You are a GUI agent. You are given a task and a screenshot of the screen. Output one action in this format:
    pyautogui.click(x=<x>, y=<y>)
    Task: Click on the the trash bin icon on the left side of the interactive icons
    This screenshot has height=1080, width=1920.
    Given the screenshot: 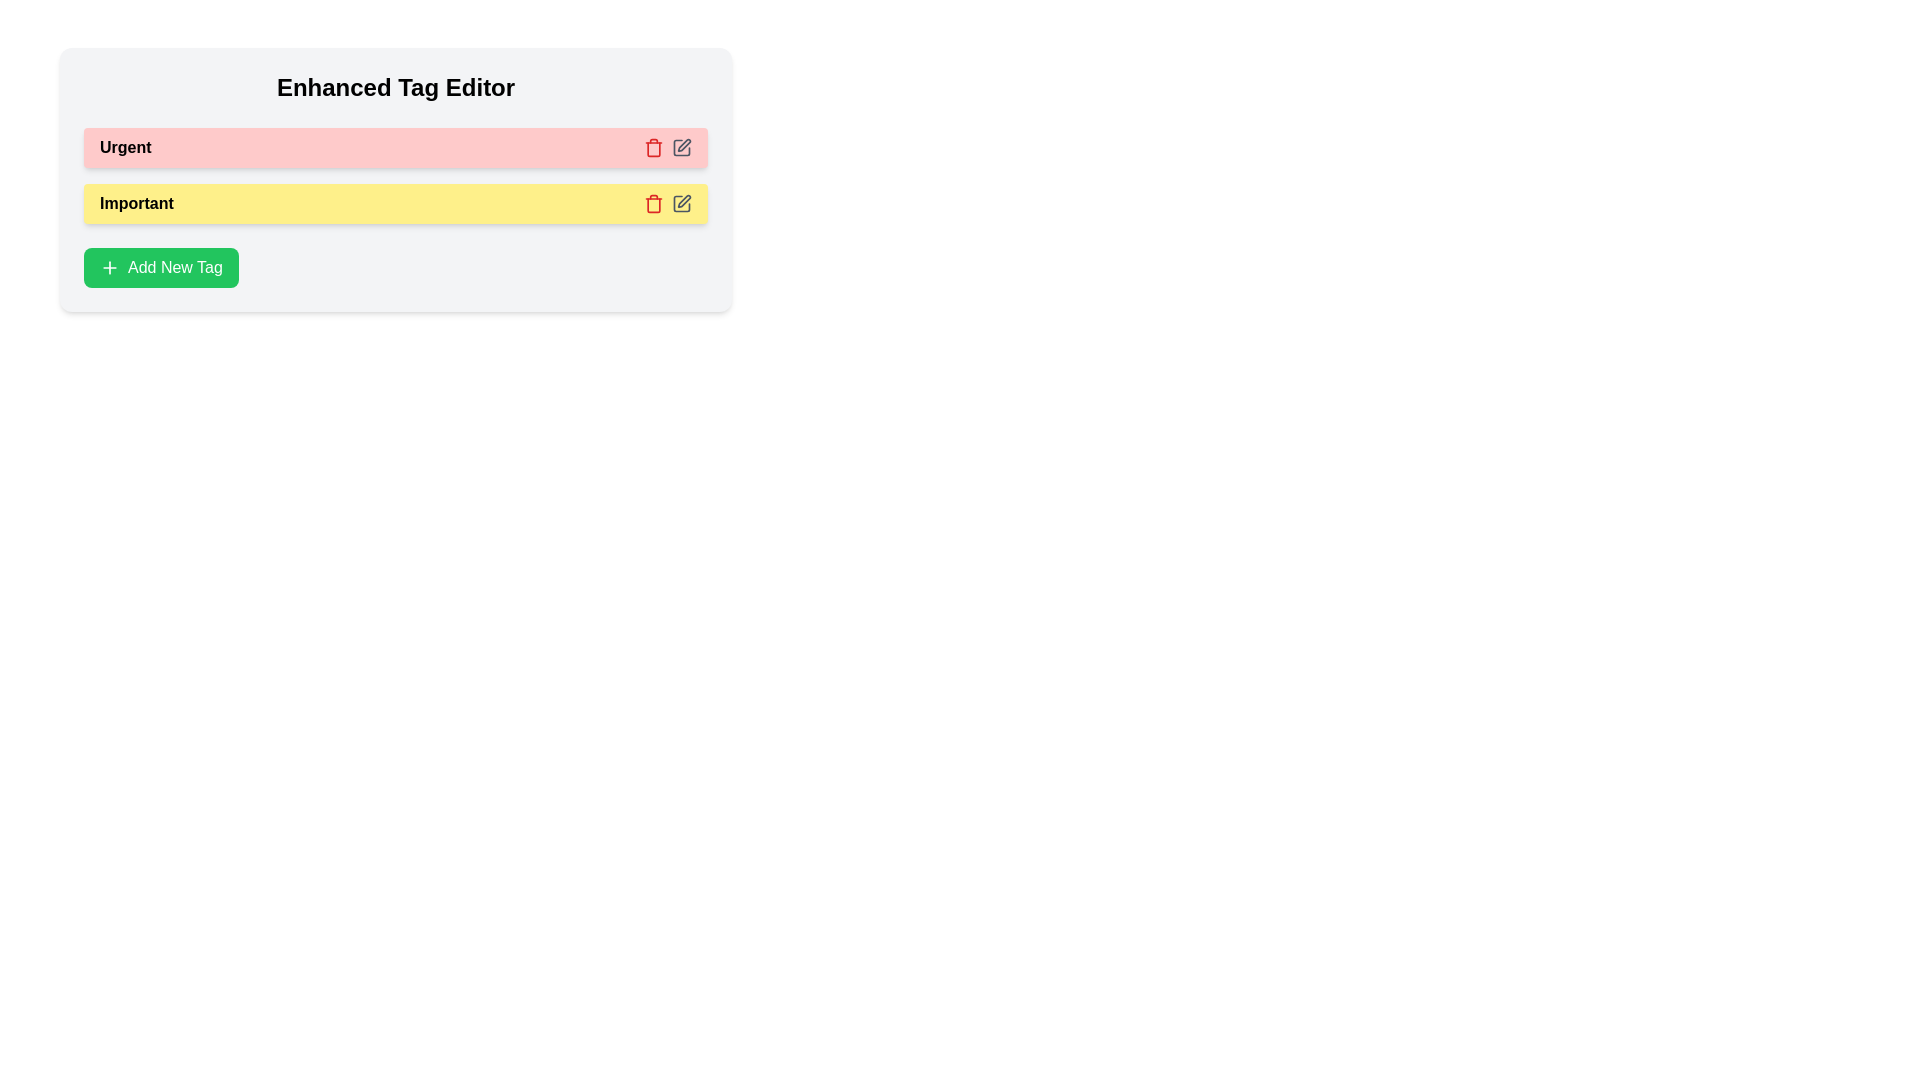 What is the action you would take?
    pyautogui.click(x=667, y=204)
    